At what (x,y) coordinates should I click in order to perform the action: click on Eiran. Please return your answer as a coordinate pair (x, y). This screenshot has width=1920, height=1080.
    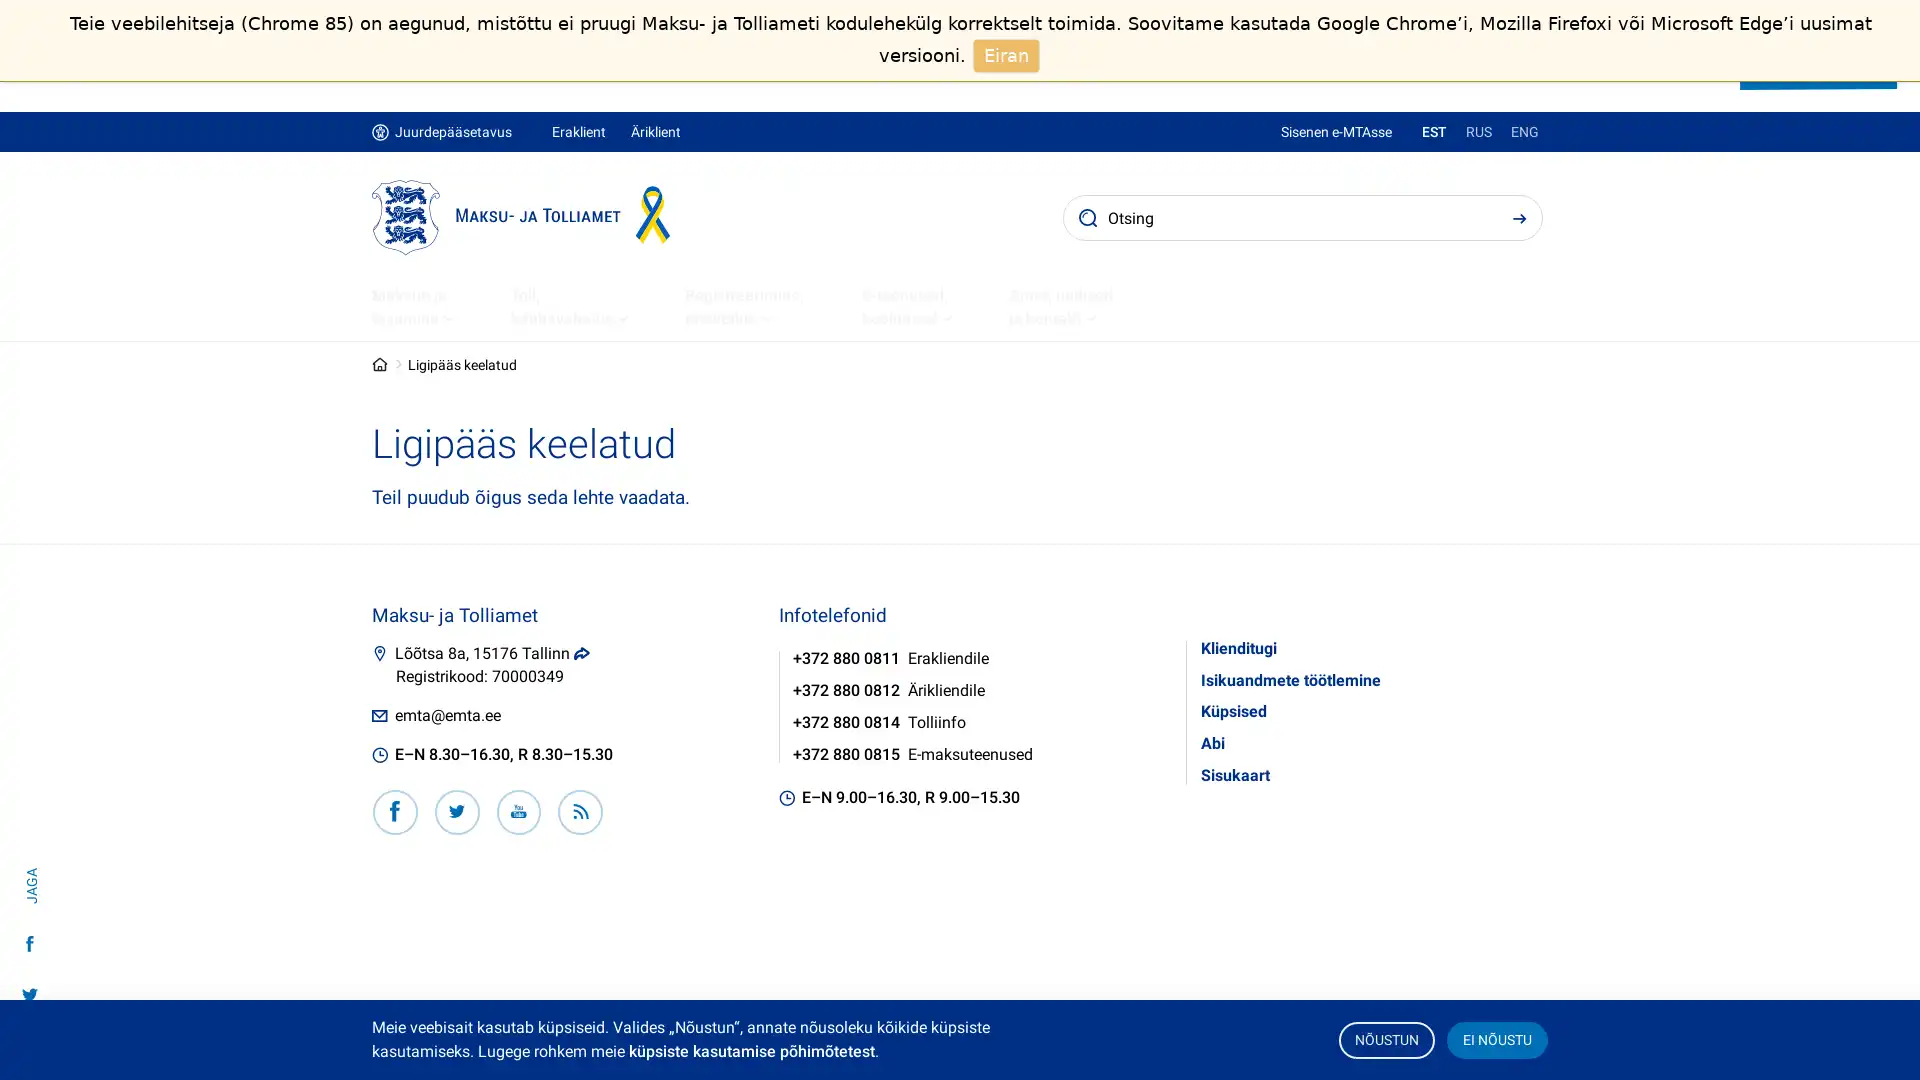
    Looking at the image, I should click on (1006, 54).